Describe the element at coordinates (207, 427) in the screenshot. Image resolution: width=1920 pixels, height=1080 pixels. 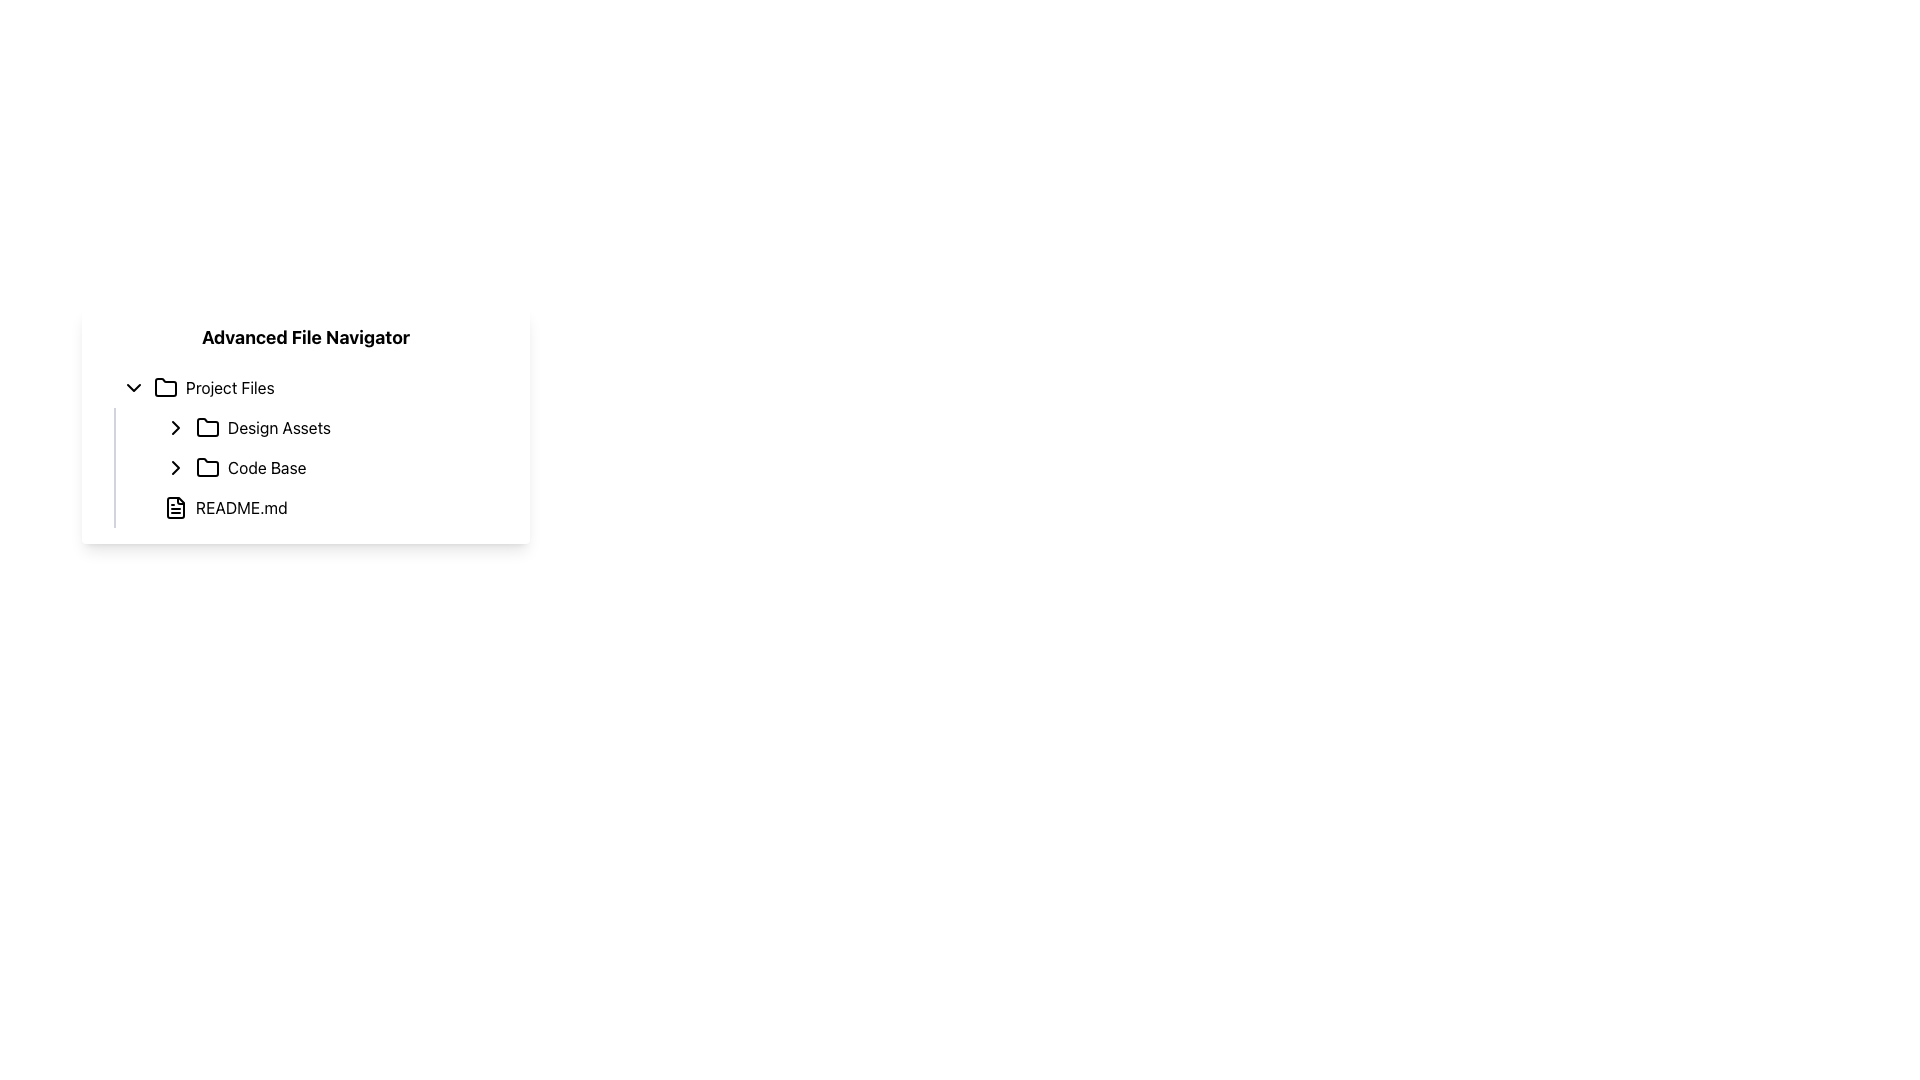
I see `the folder type indicator icon associated with the 'Design Assets' entry located to the right of its row in the hierarchical navigation menu` at that location.